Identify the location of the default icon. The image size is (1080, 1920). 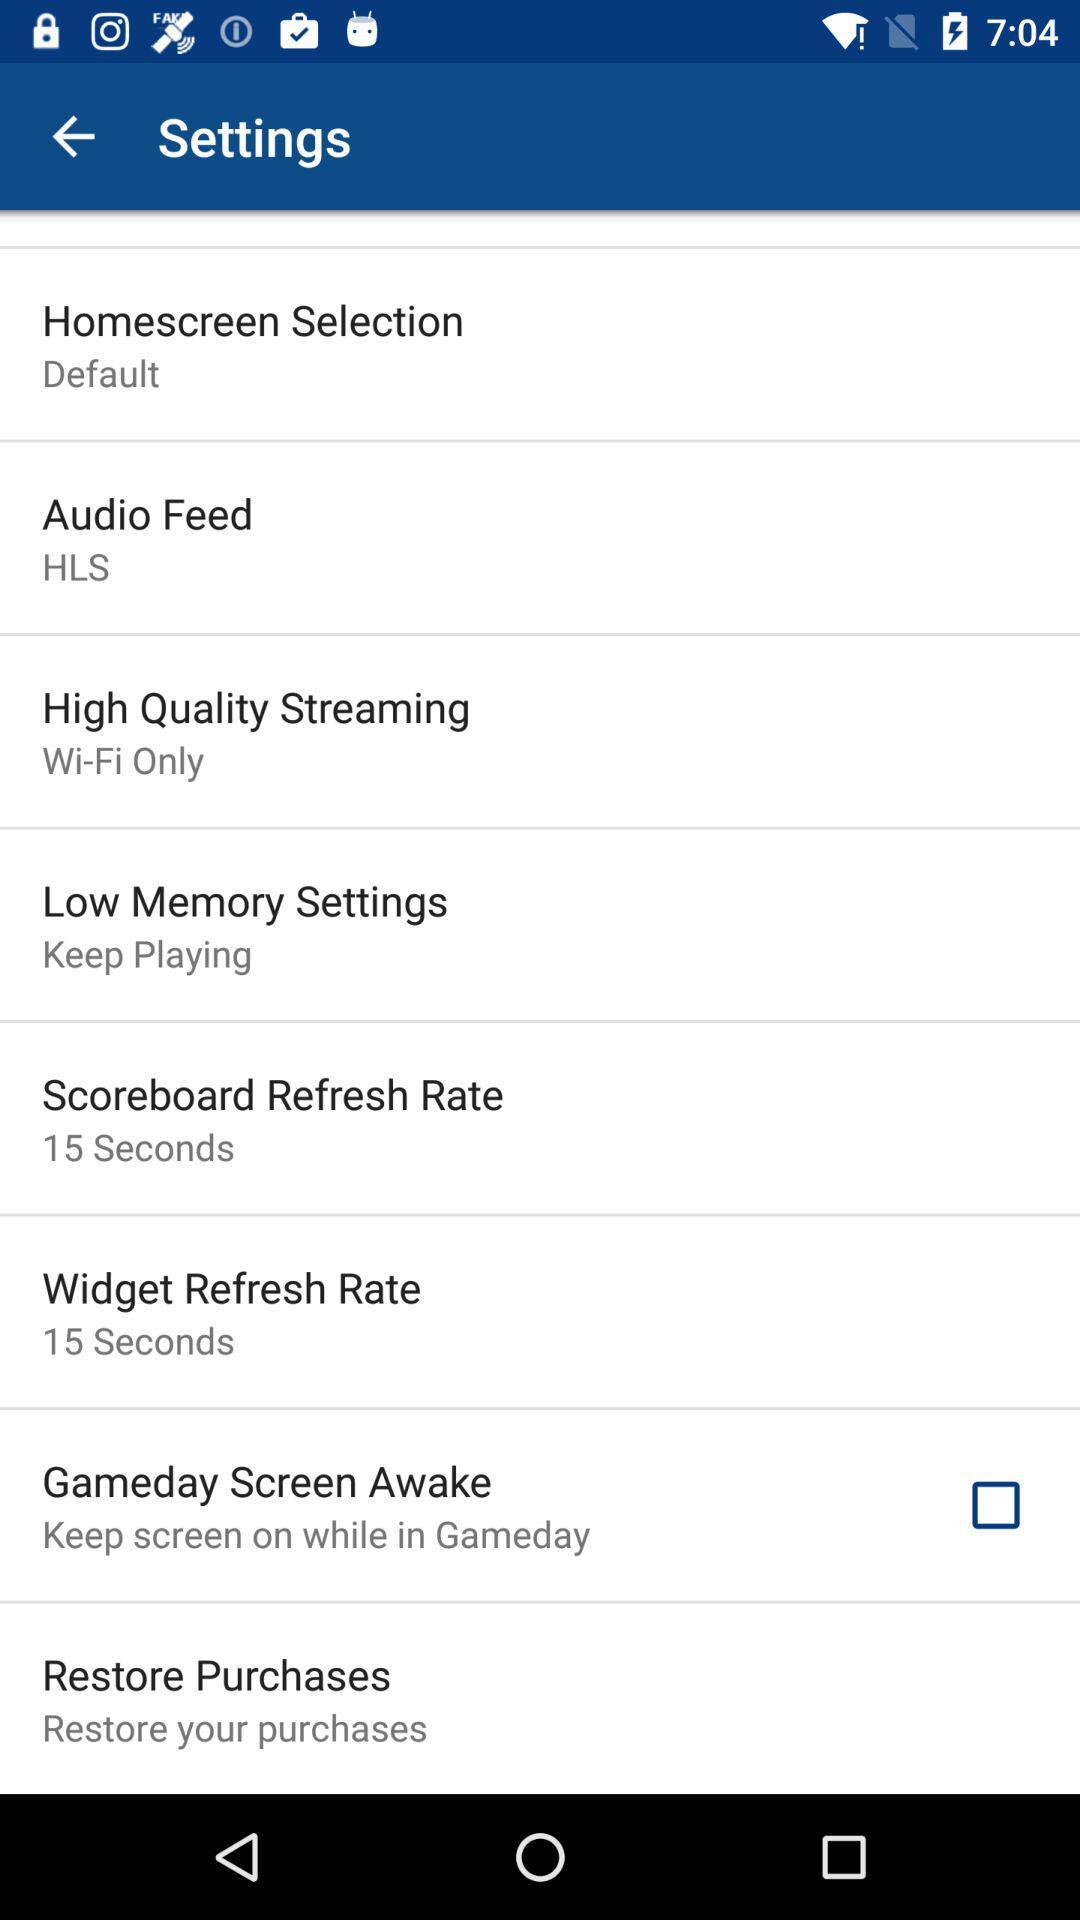
(100, 372).